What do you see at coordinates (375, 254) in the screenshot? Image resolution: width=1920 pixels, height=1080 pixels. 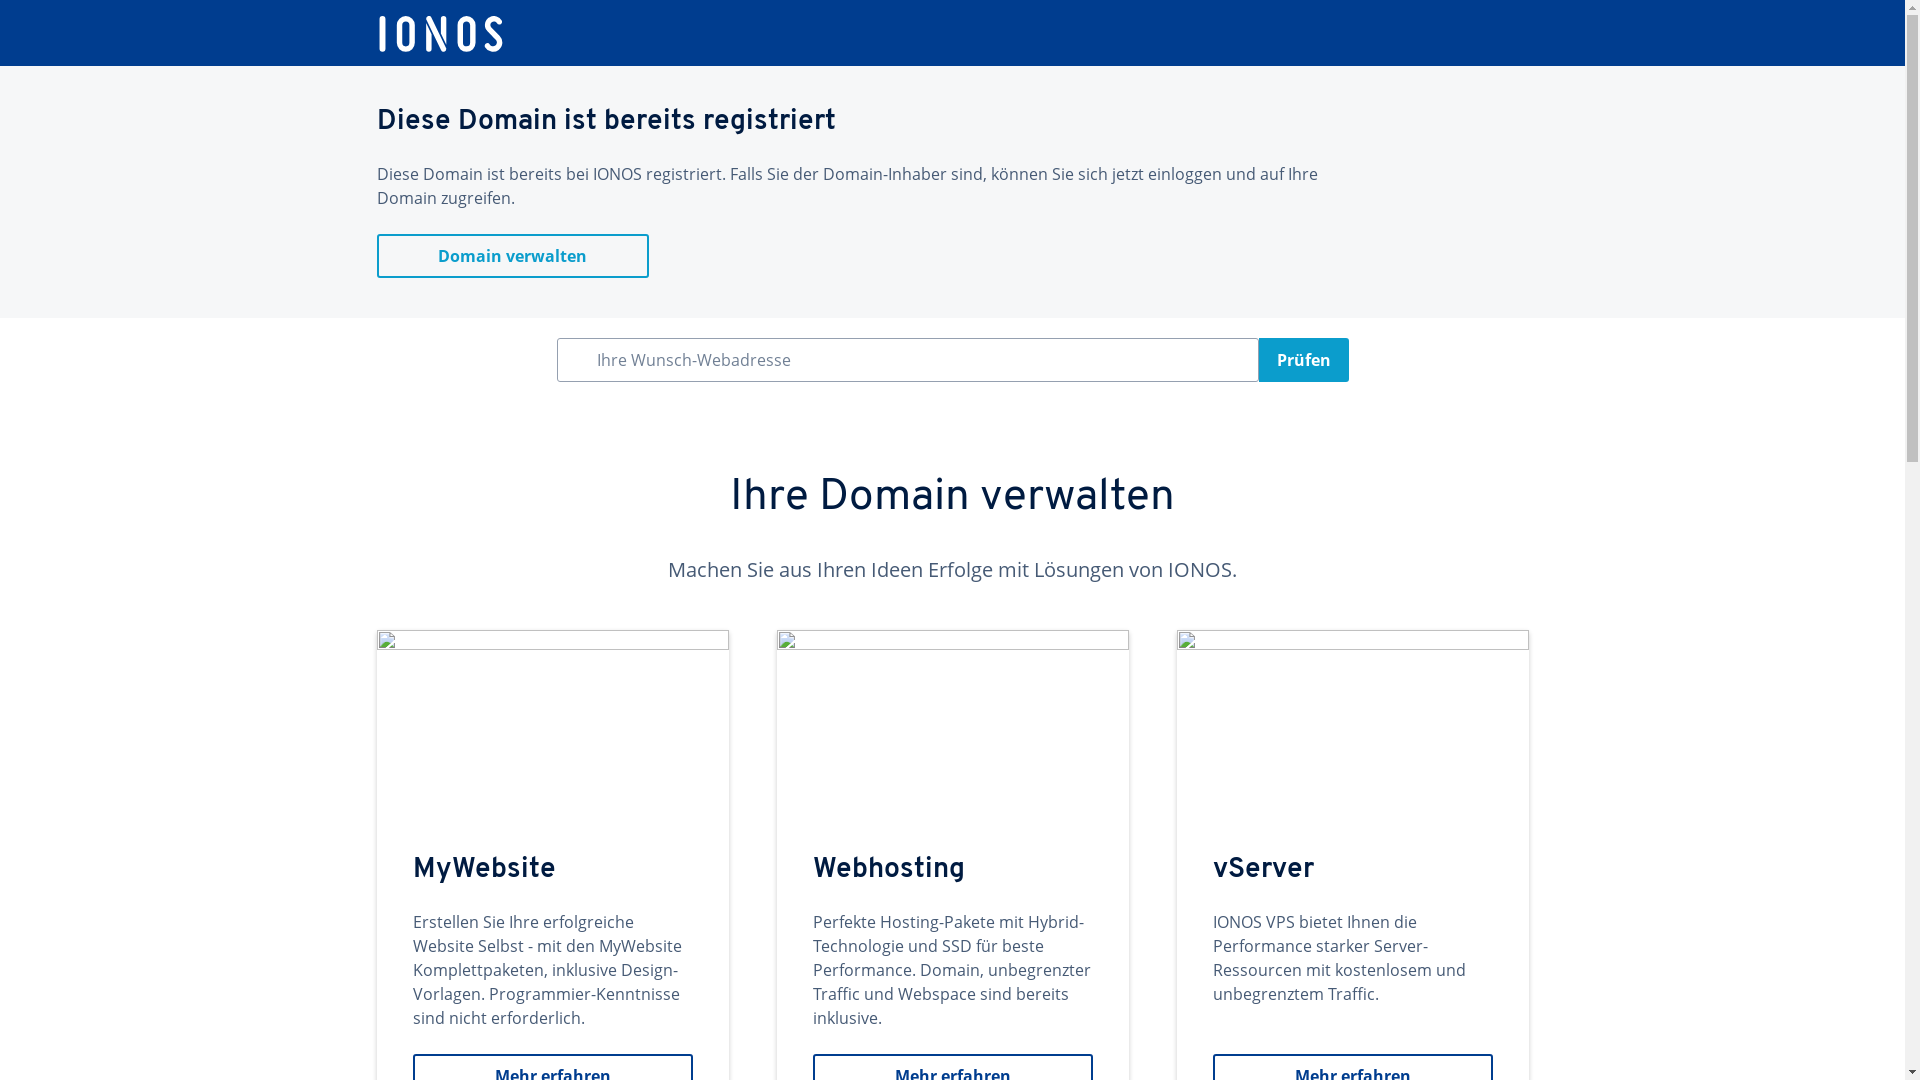 I see `'Domain verwalten'` at bounding box center [375, 254].